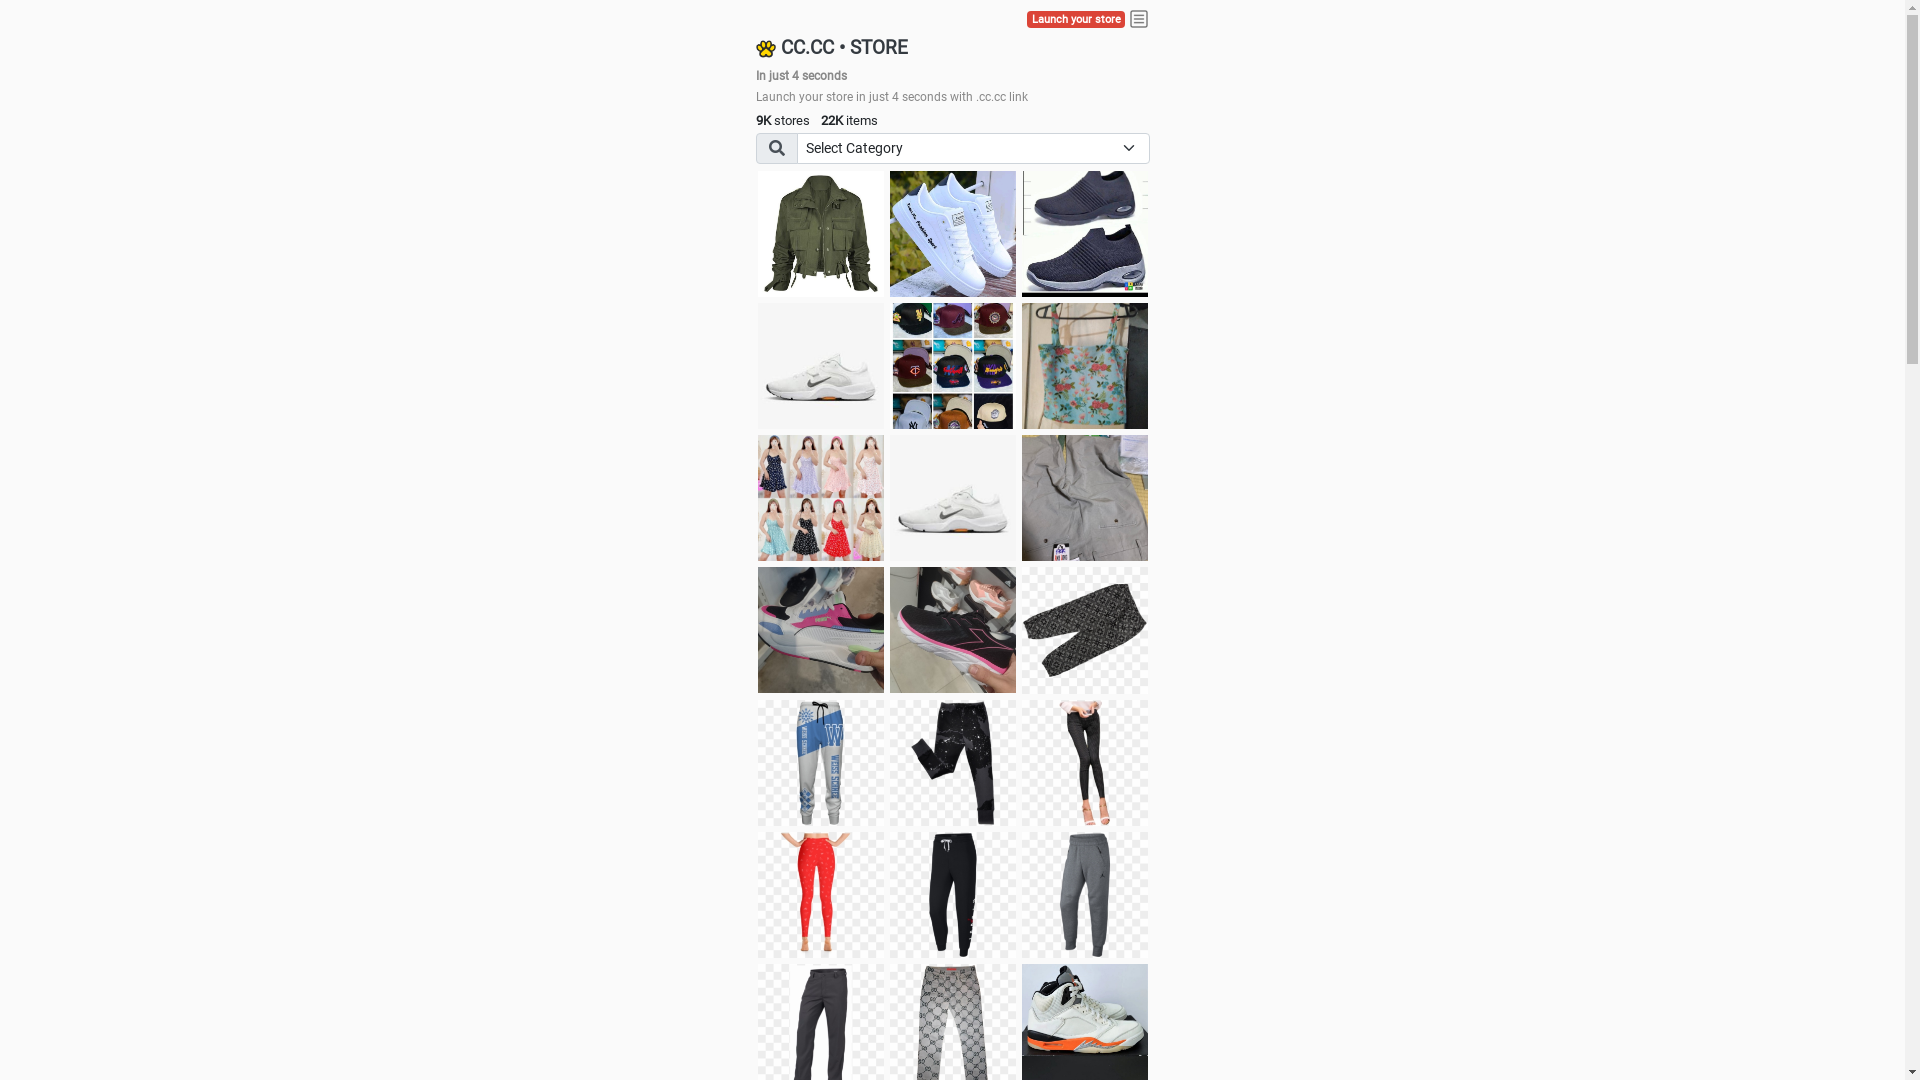 This screenshot has width=1920, height=1080. I want to click on 'Pant', so click(952, 893).